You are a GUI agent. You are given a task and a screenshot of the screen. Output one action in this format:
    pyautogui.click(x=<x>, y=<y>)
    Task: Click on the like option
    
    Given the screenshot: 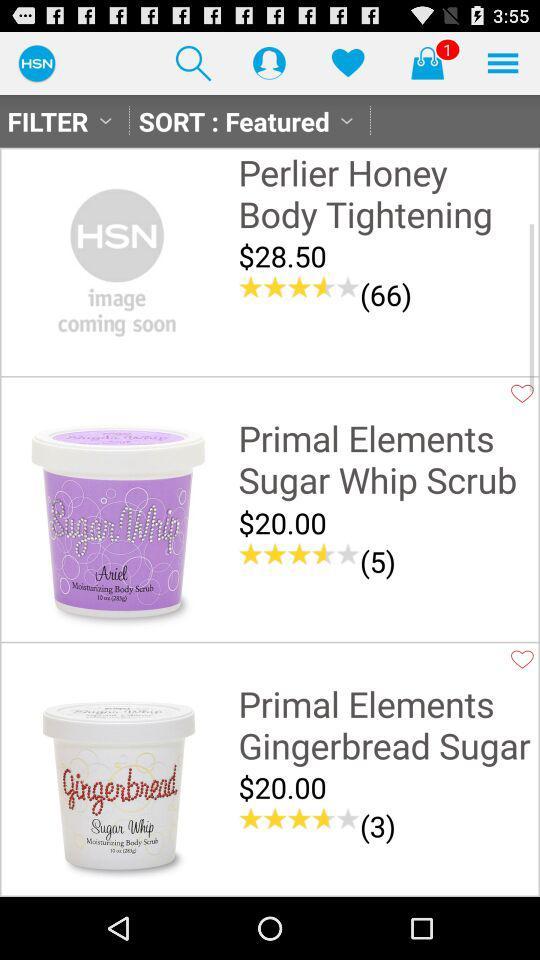 What is the action you would take?
    pyautogui.click(x=522, y=658)
    